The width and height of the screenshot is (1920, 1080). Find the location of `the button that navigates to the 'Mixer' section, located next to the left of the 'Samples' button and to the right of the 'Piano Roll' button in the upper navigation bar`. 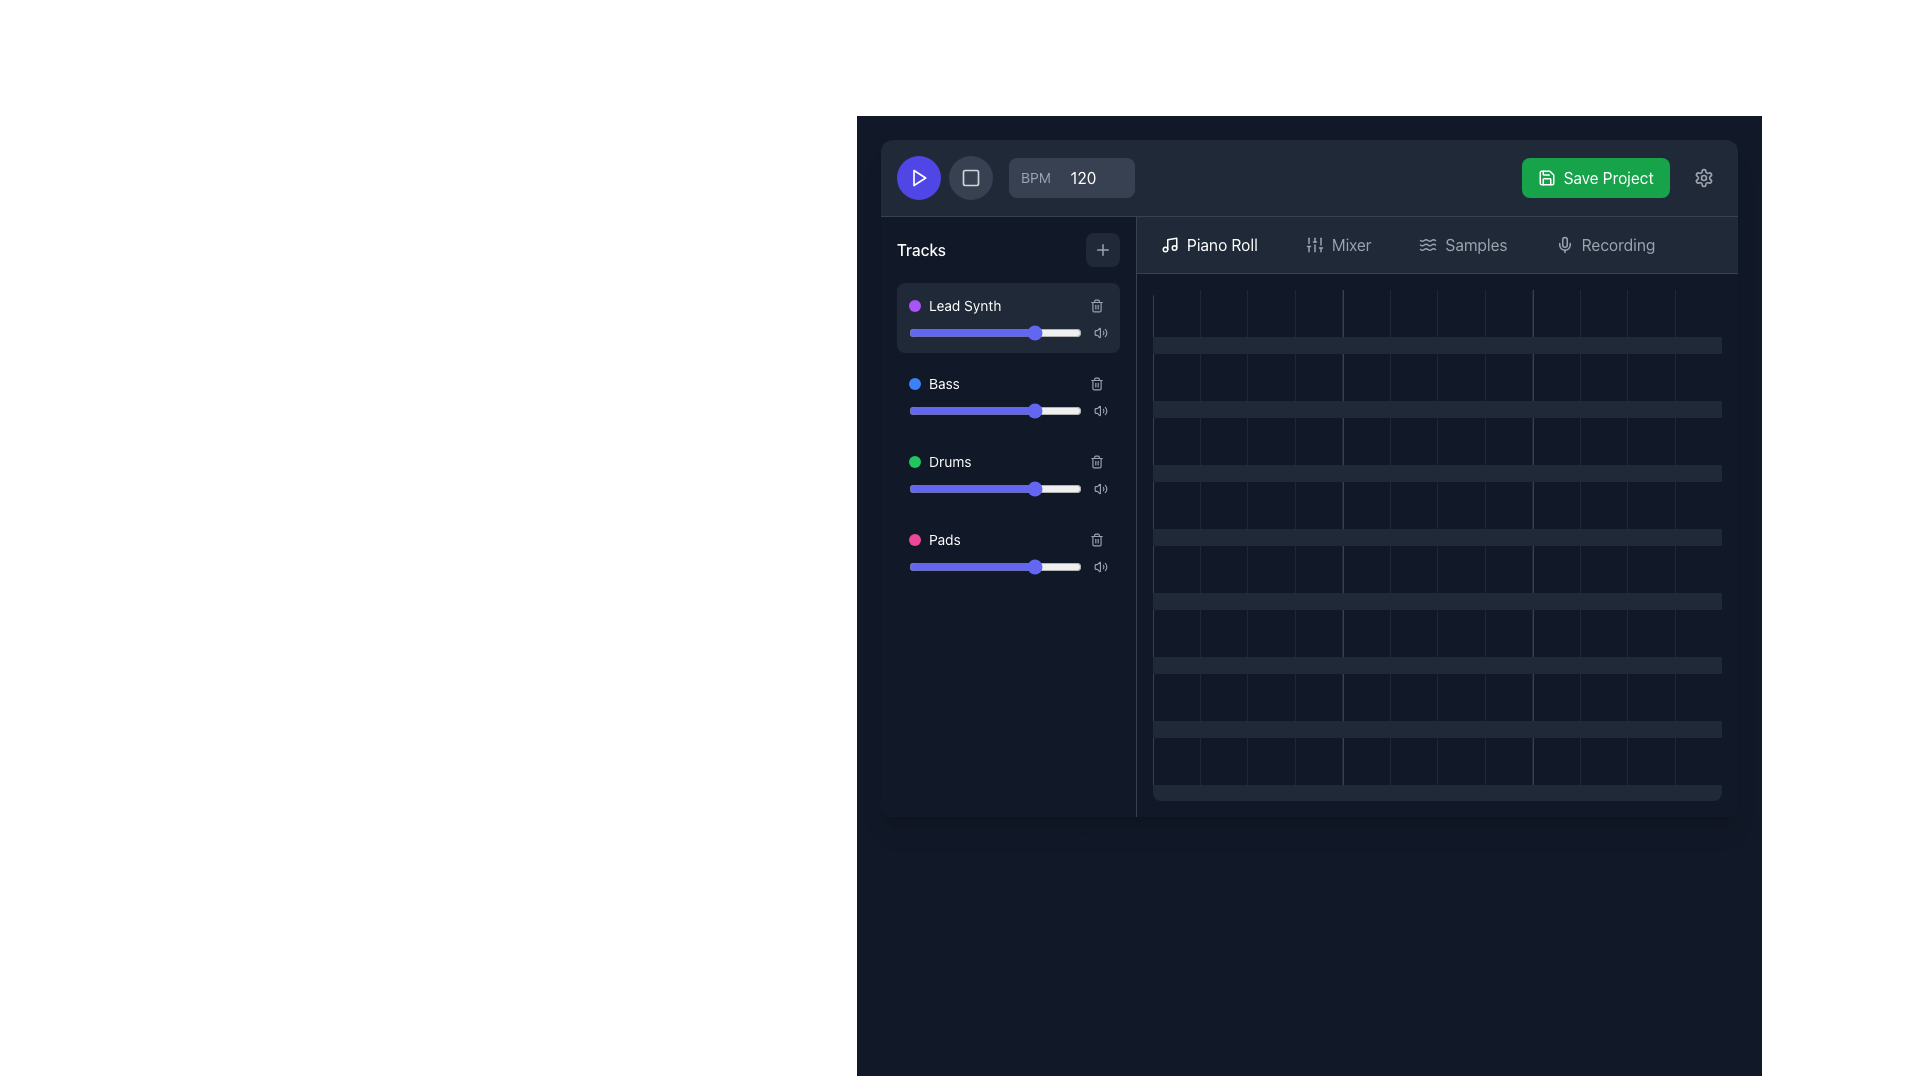

the button that navigates to the 'Mixer' section, located next to the left of the 'Samples' button and to the right of the 'Piano Roll' button in the upper navigation bar is located at coordinates (1338, 244).